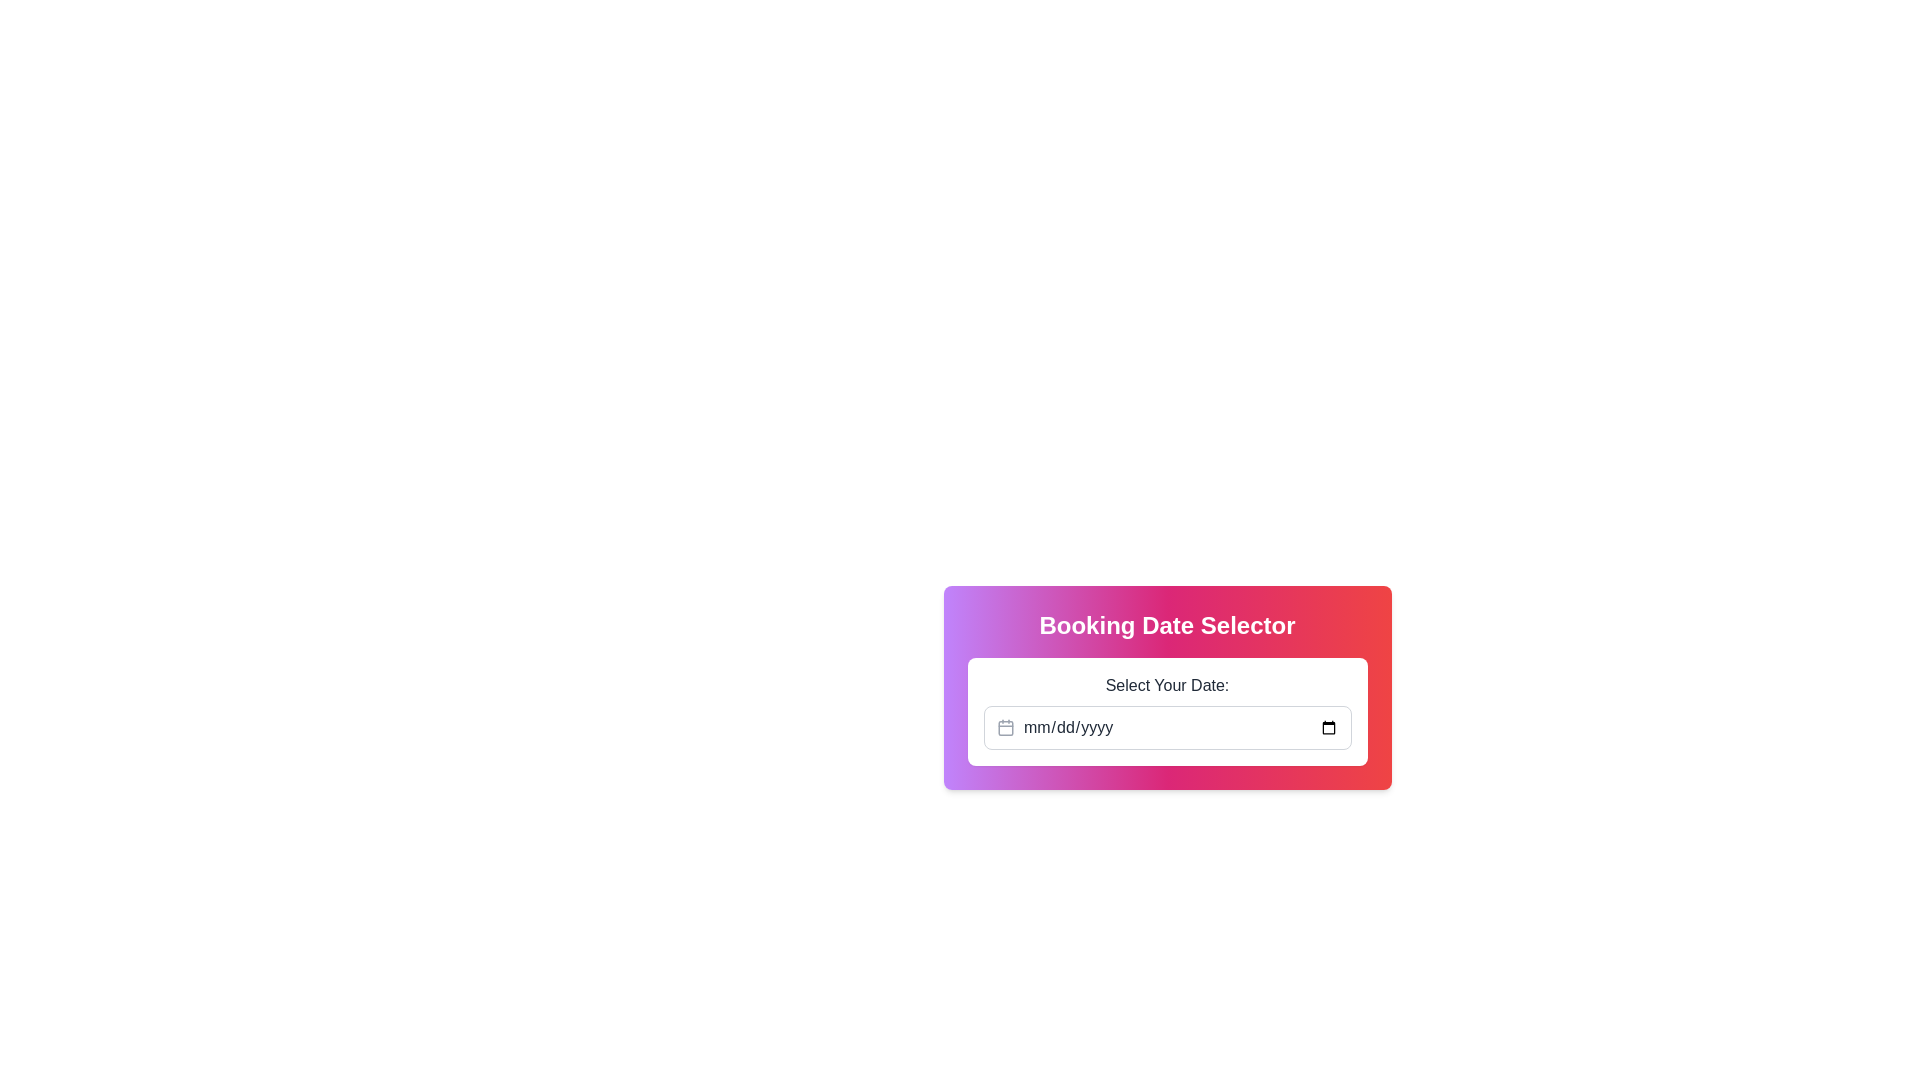 The height and width of the screenshot is (1080, 1920). What do you see at coordinates (1167, 685) in the screenshot?
I see `the static text label that provides a description for the date input field, which is centrally located above the input field` at bounding box center [1167, 685].